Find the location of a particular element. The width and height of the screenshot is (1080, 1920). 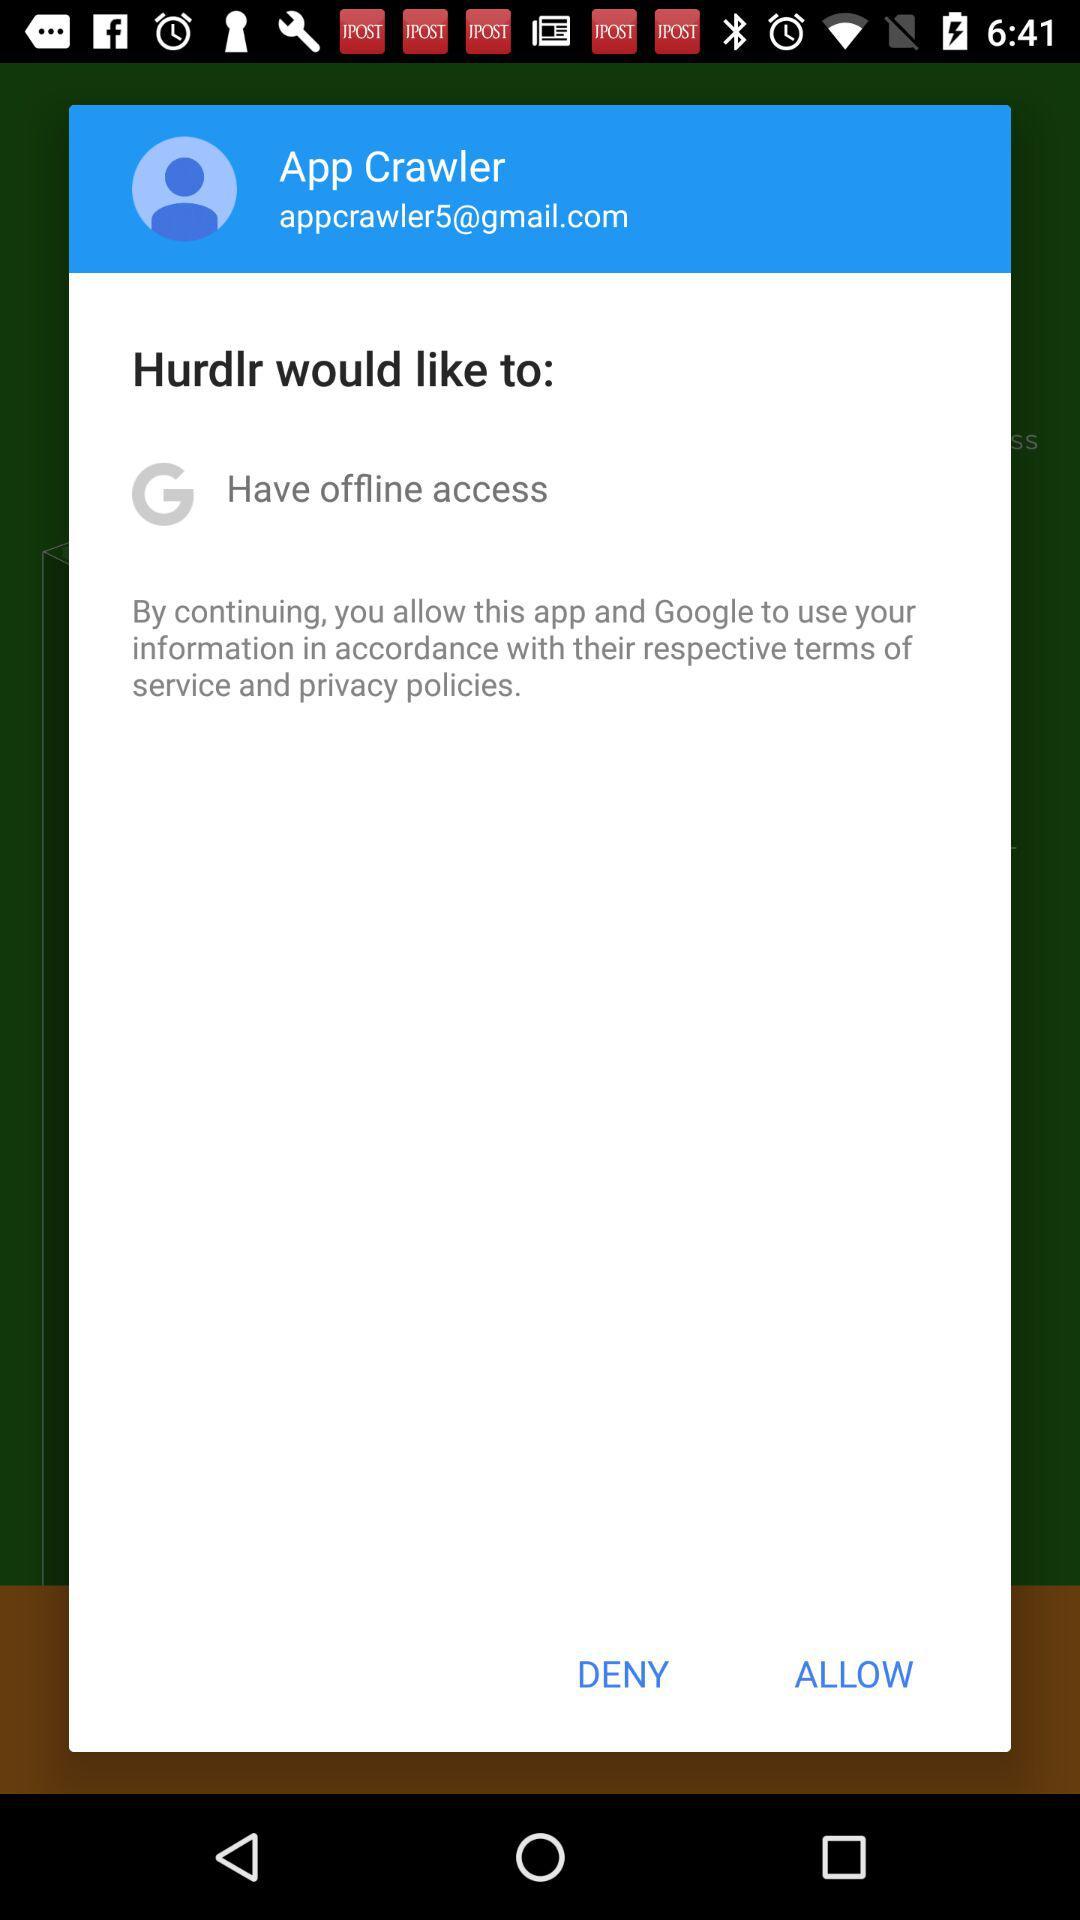

item above the appcrawler5@gmail.com is located at coordinates (392, 164).